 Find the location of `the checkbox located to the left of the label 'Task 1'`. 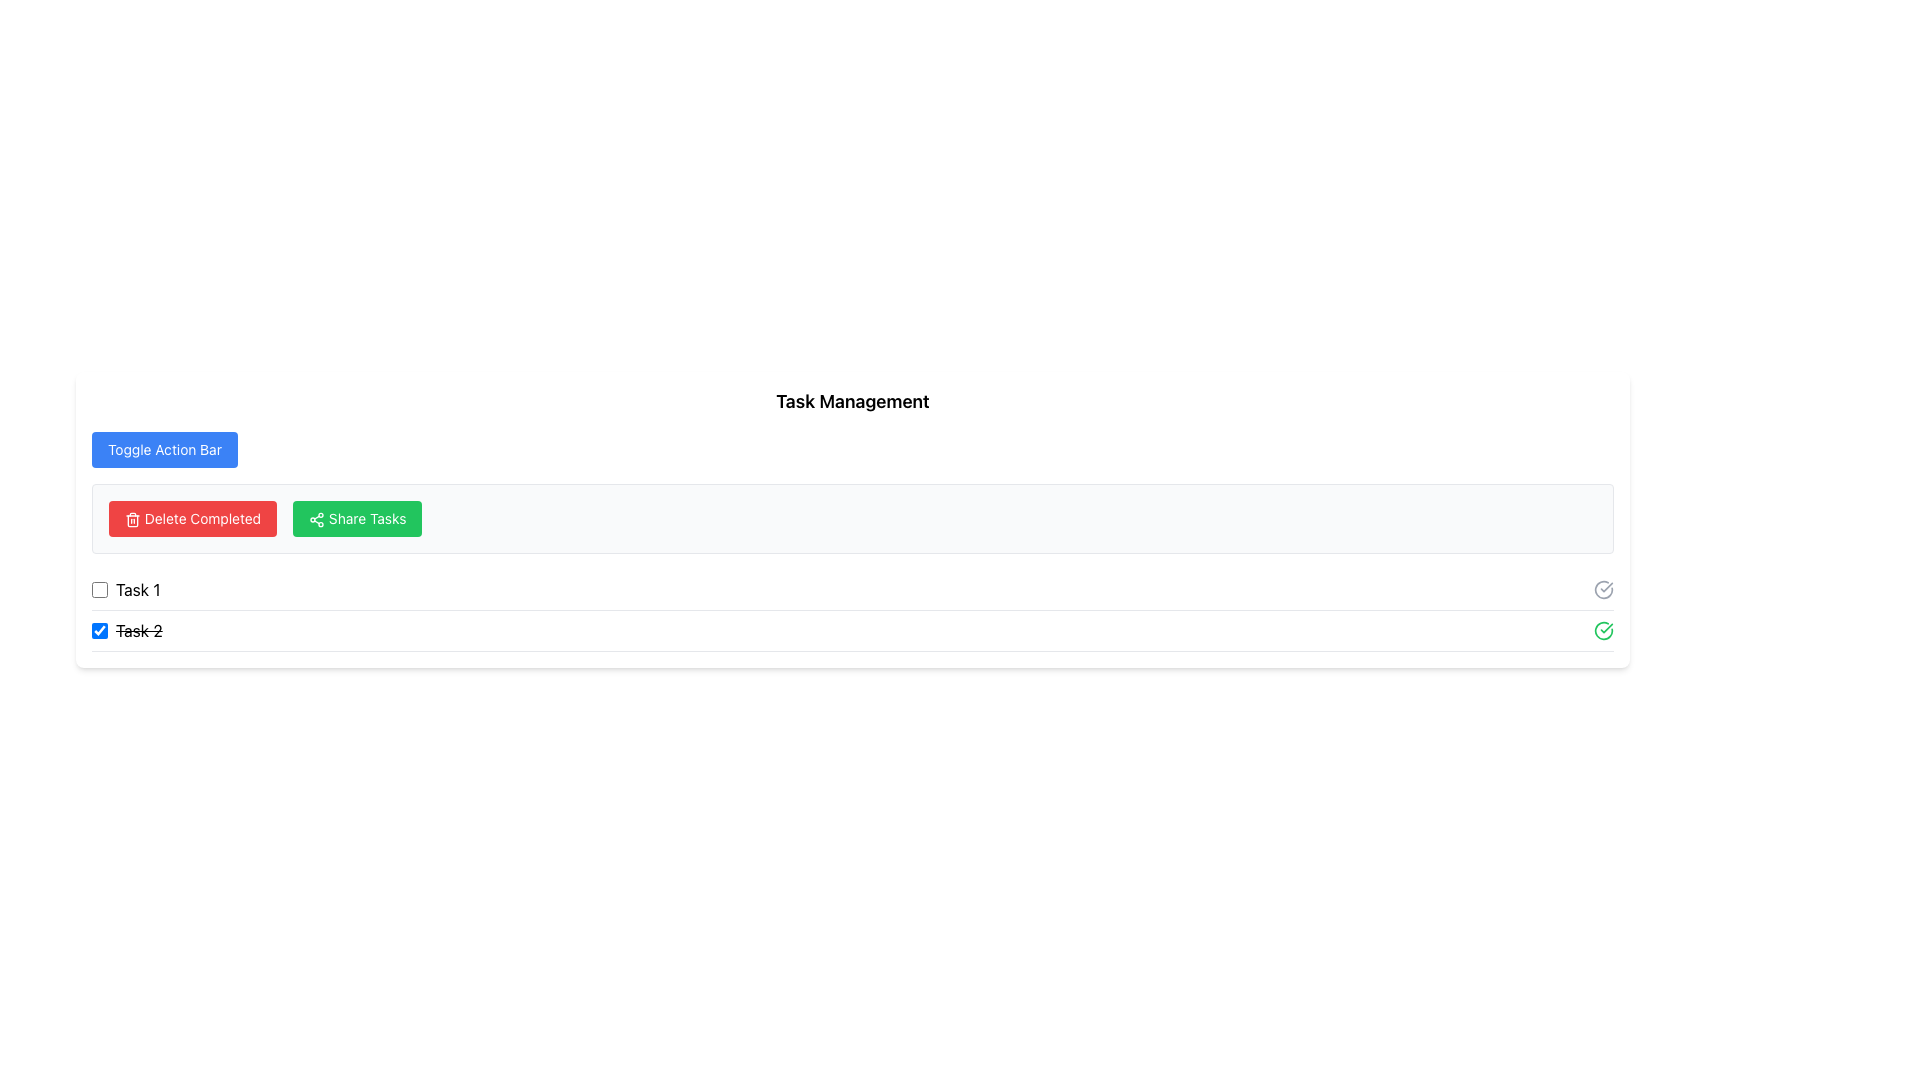

the checkbox located to the left of the label 'Task 1' is located at coordinates (99, 589).